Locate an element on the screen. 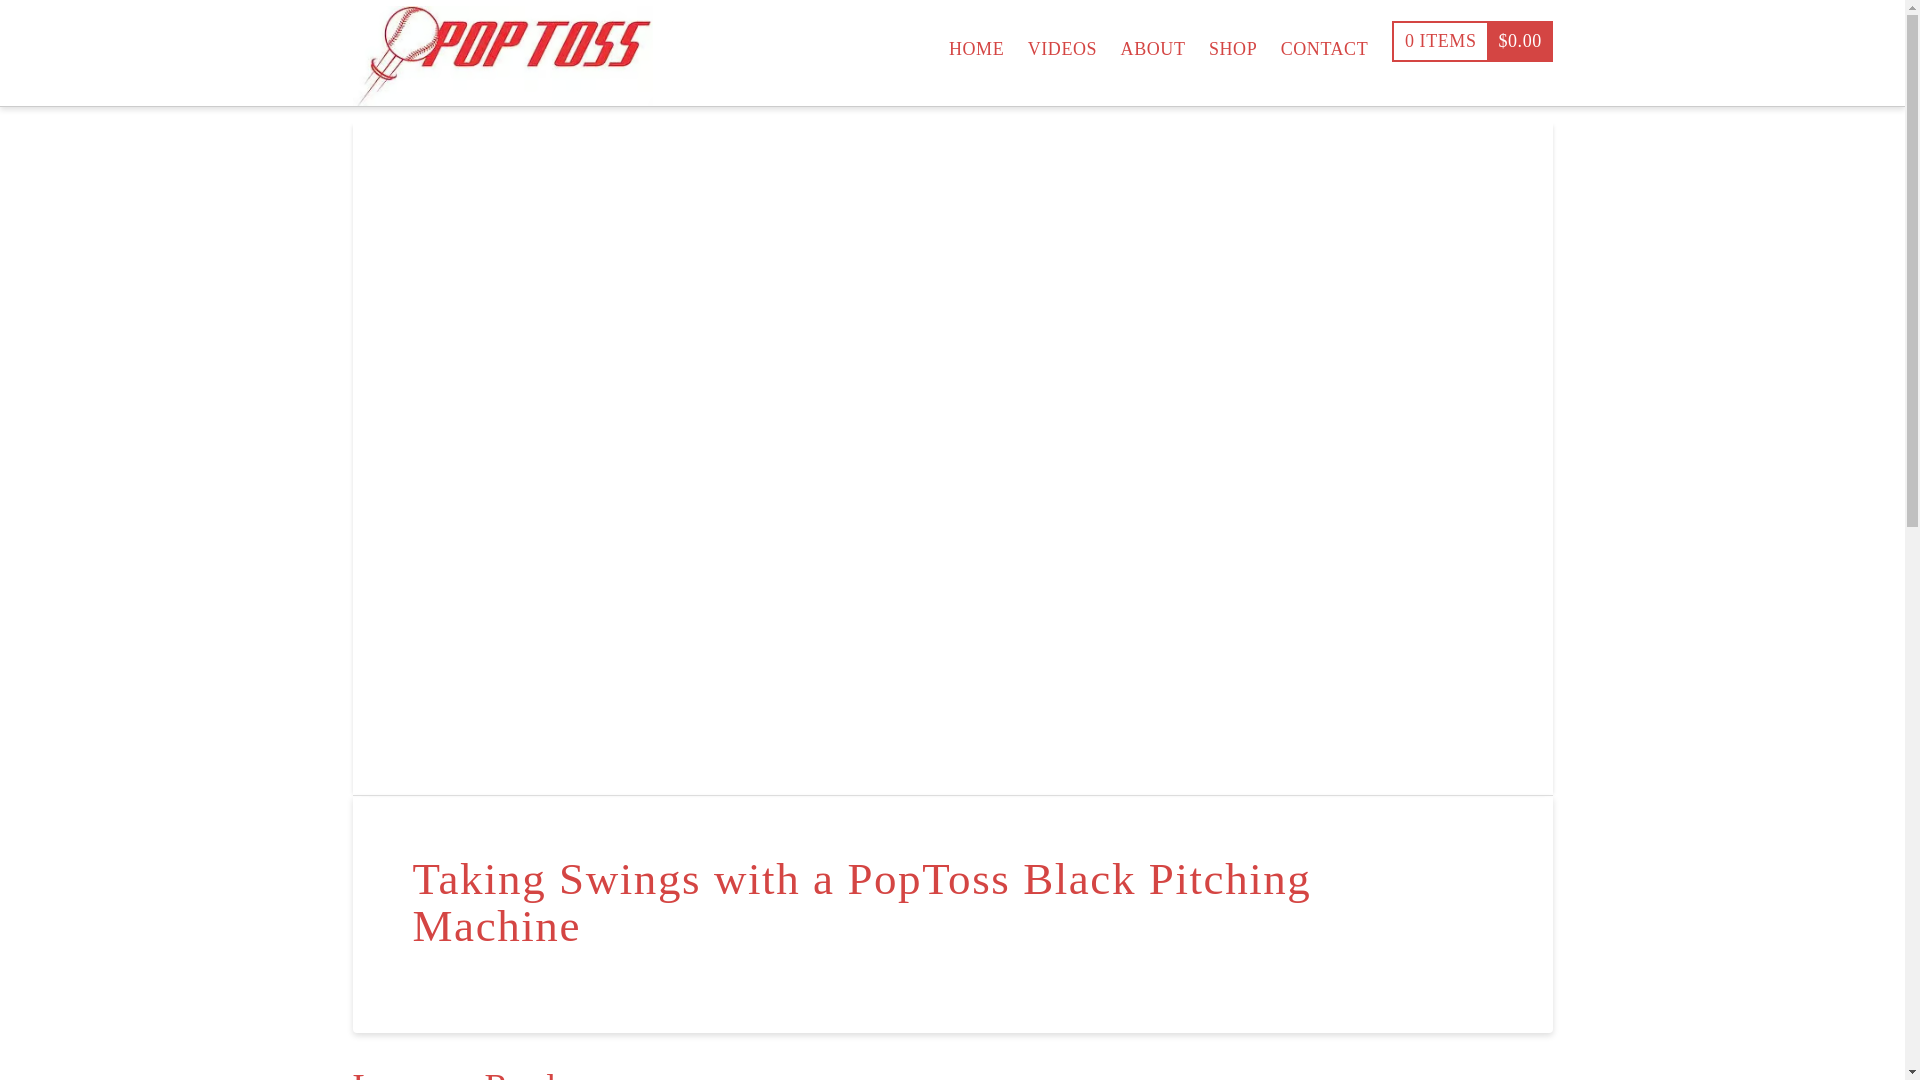 Image resolution: width=1920 pixels, height=1080 pixels. 'embedded content 1' is located at coordinates (950, 457).